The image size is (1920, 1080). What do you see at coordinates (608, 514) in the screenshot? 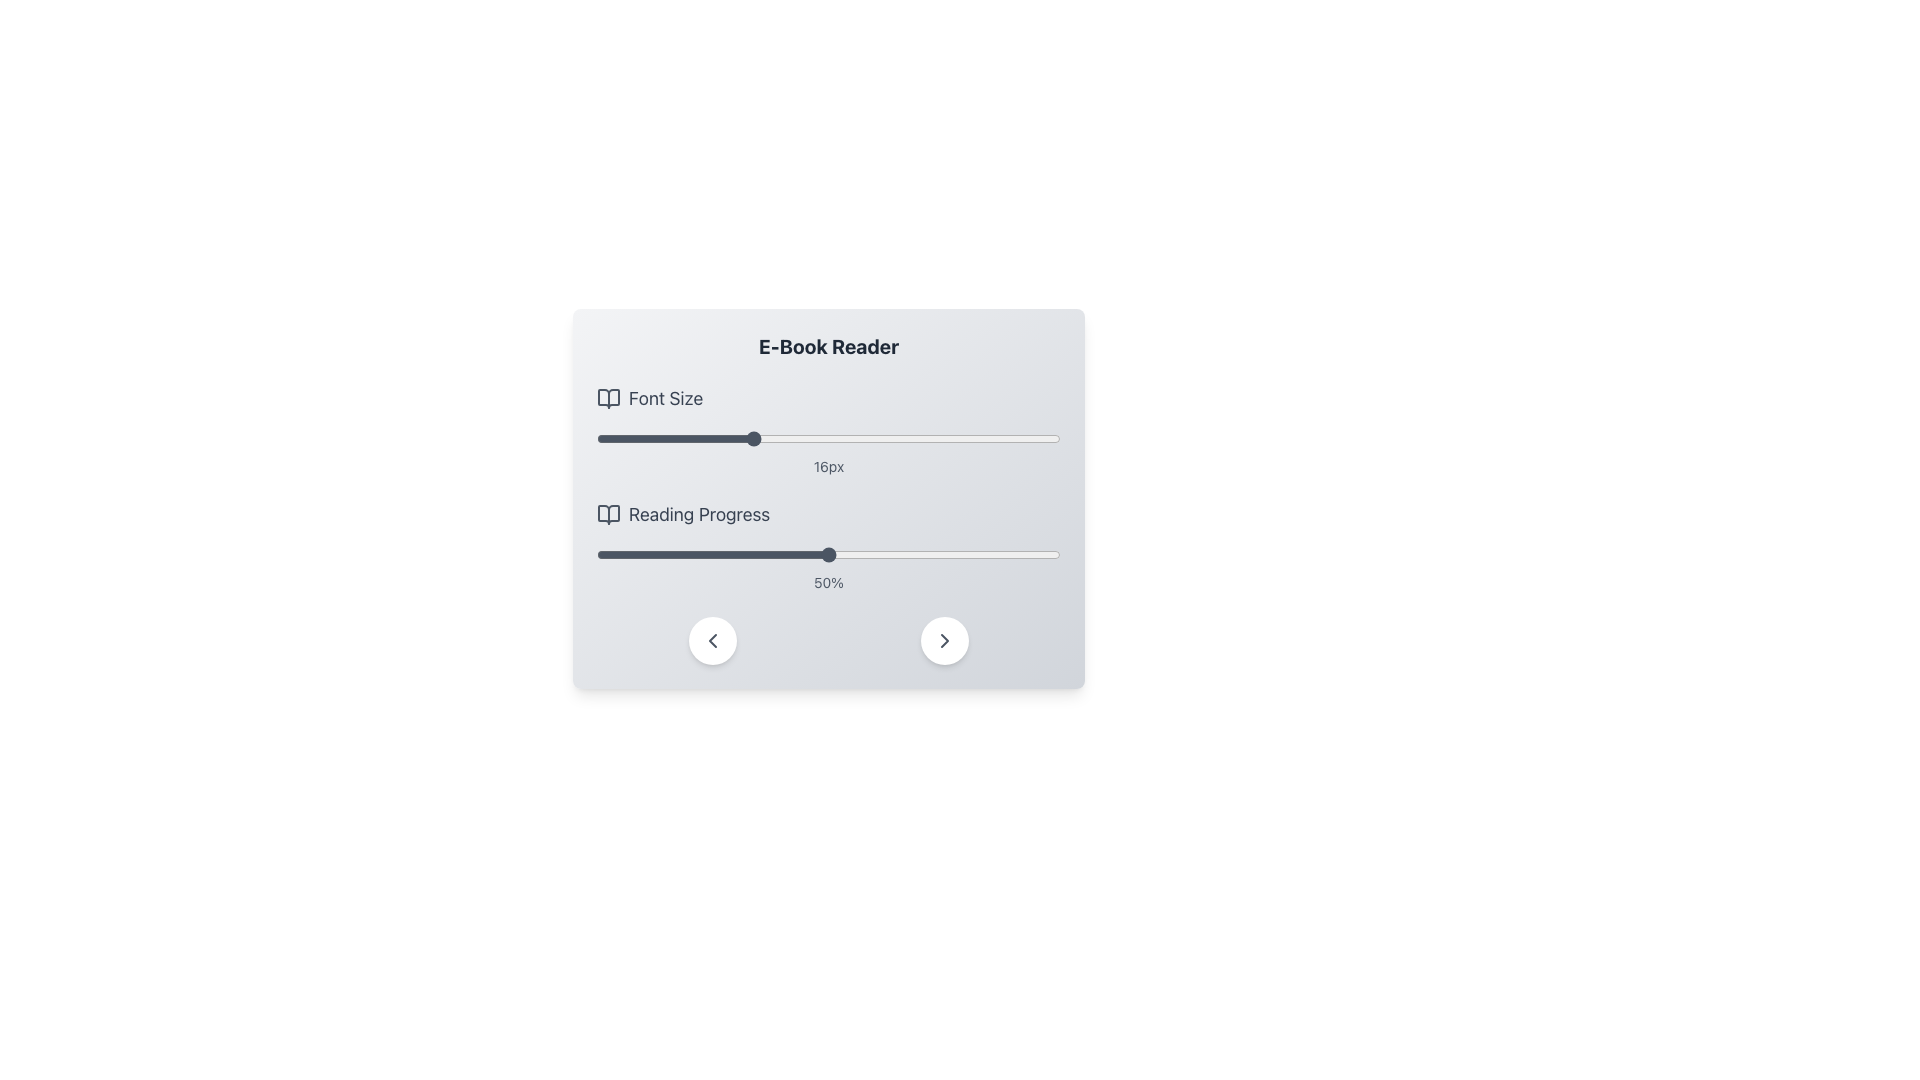
I see `open book icon representing the 'Reading Progress' section for interactive attributes` at bounding box center [608, 514].